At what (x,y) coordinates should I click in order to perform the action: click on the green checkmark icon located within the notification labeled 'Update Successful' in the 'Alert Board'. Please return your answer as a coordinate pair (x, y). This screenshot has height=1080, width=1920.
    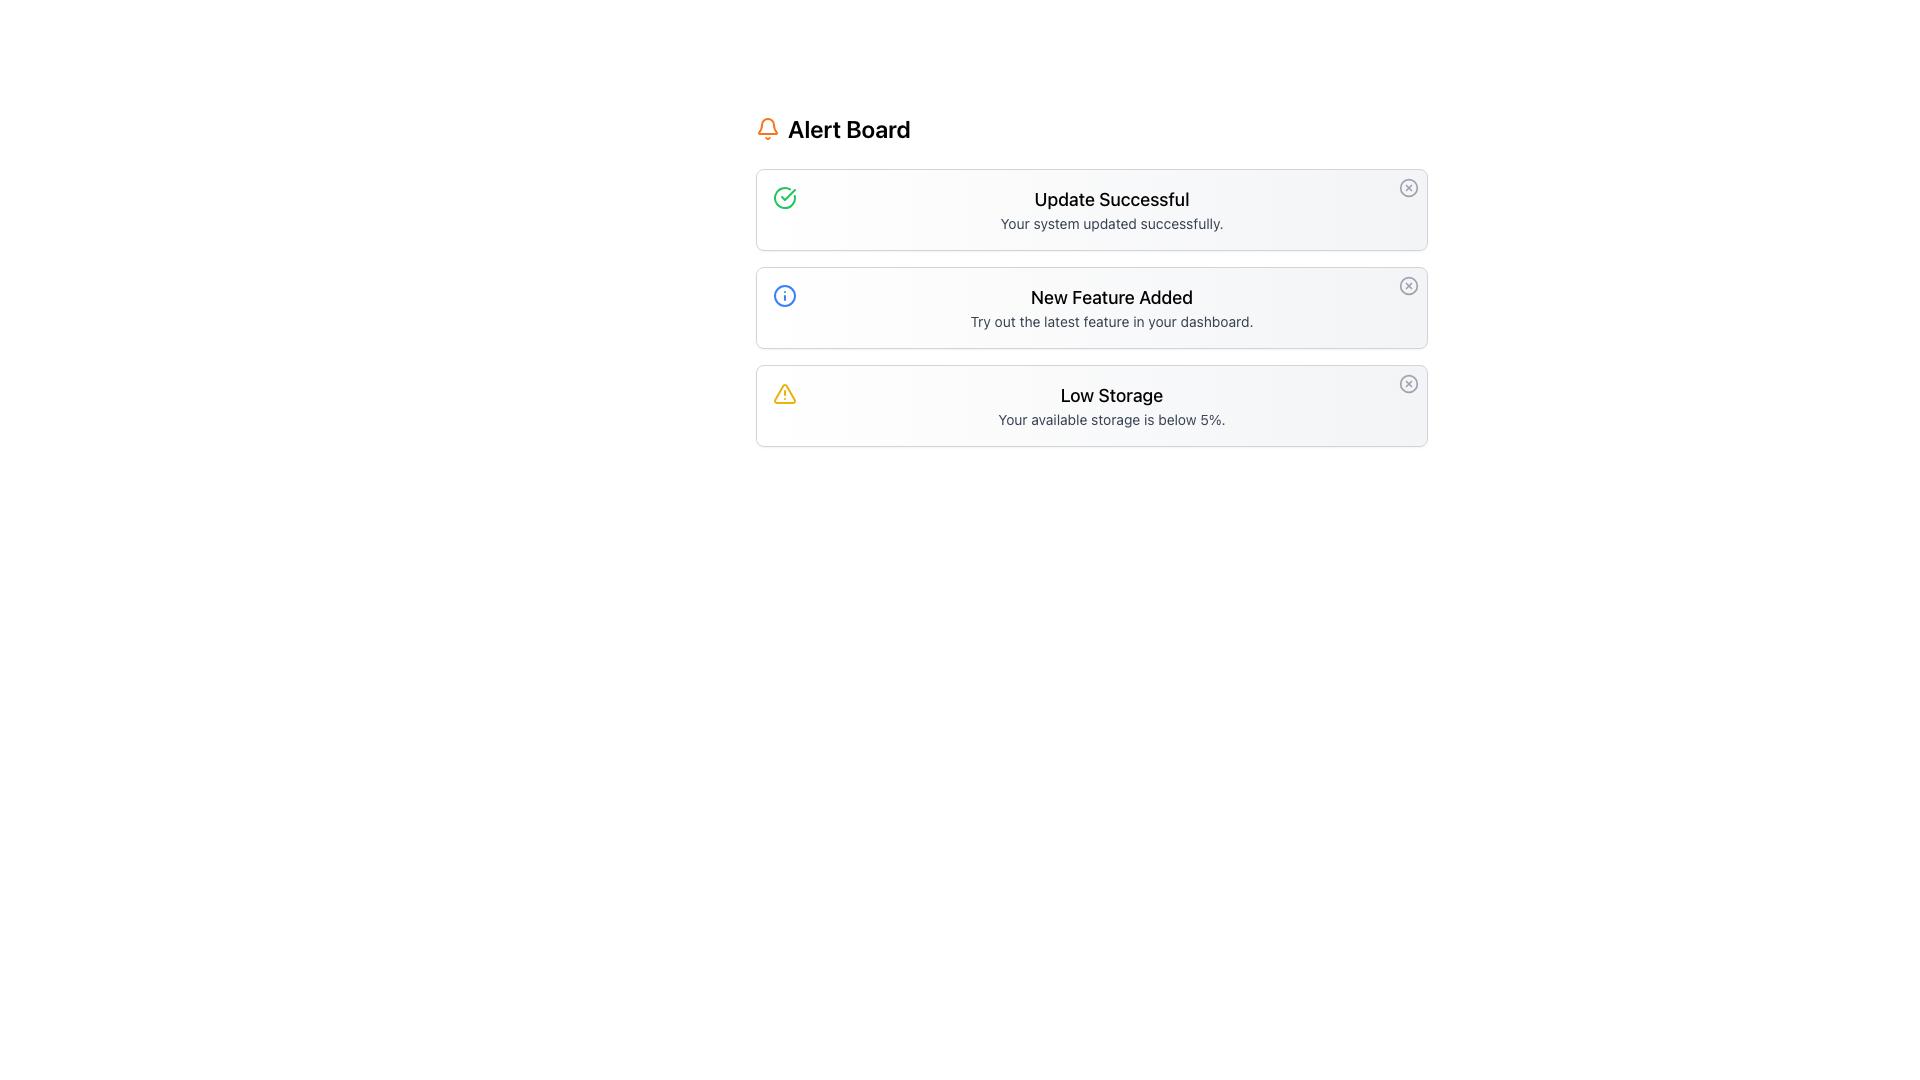
    Looking at the image, I should click on (784, 197).